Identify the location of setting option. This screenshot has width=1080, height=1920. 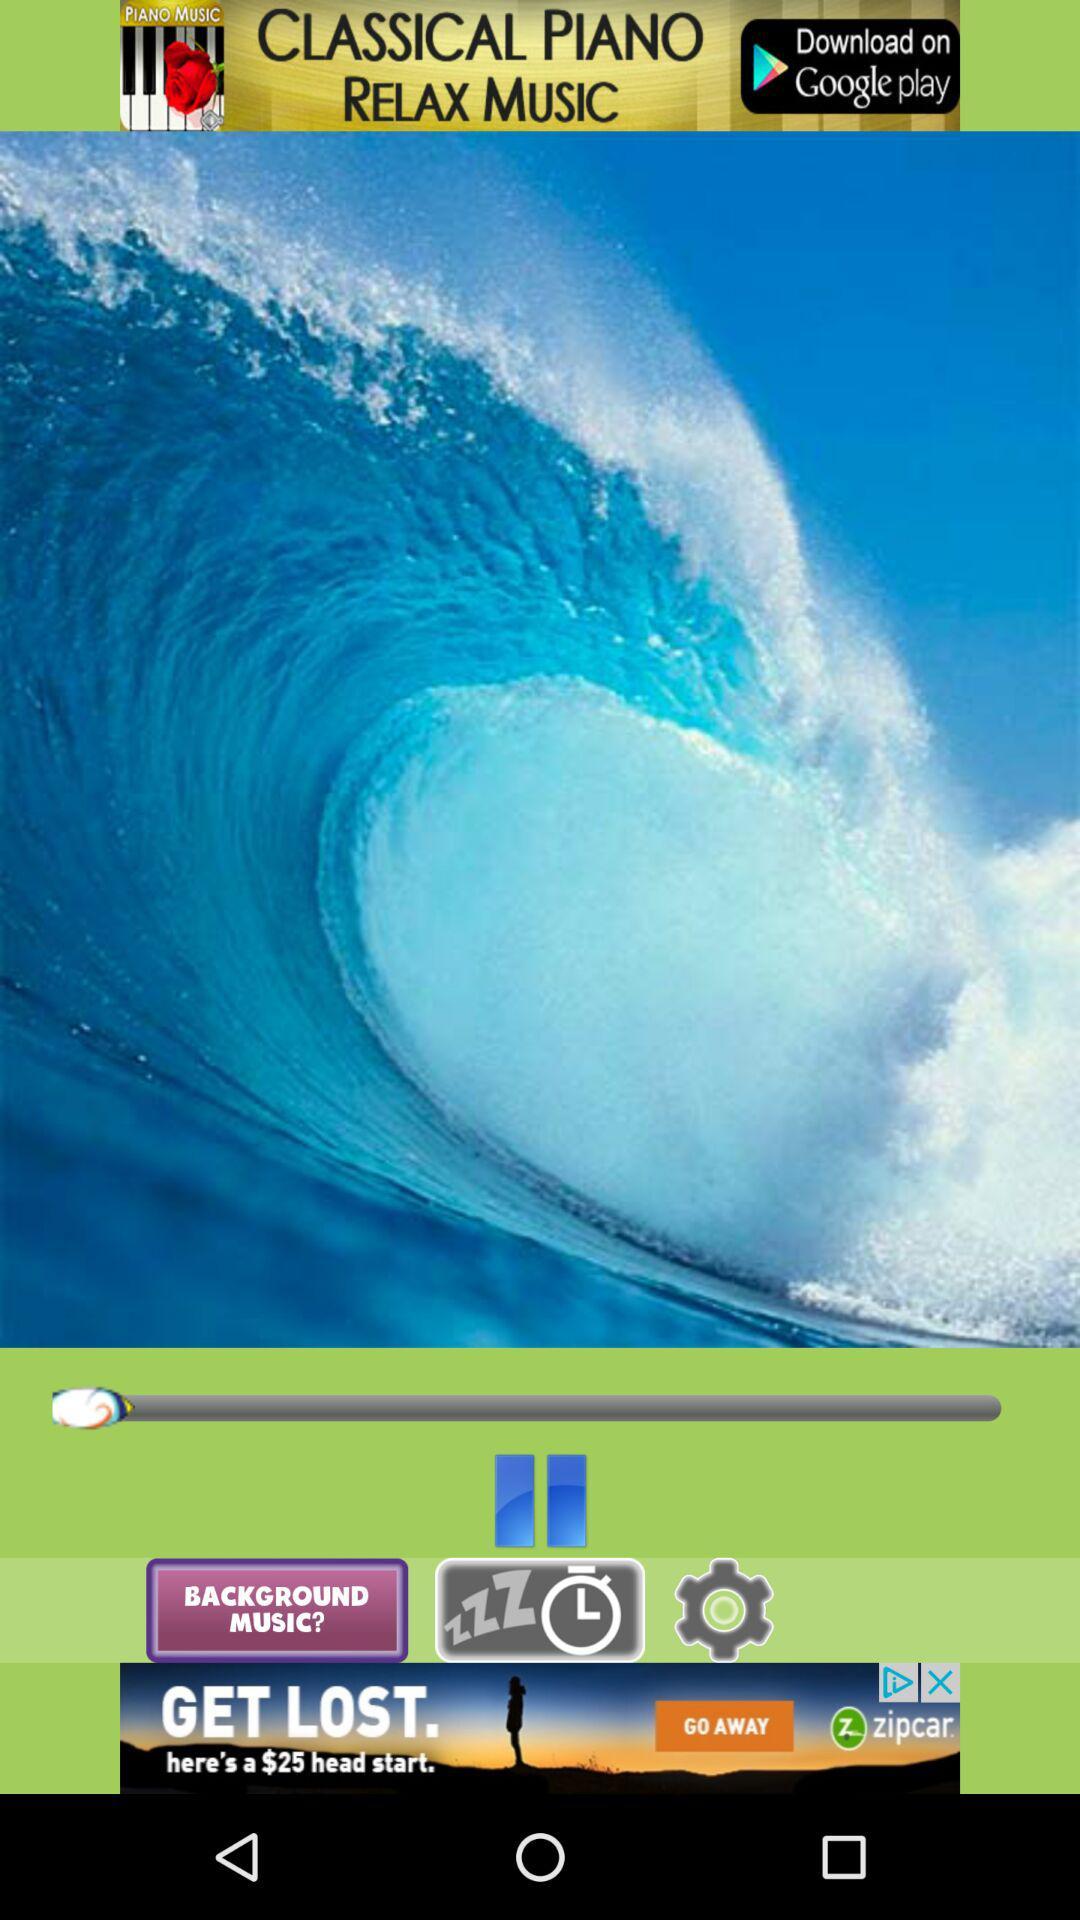
(723, 1610).